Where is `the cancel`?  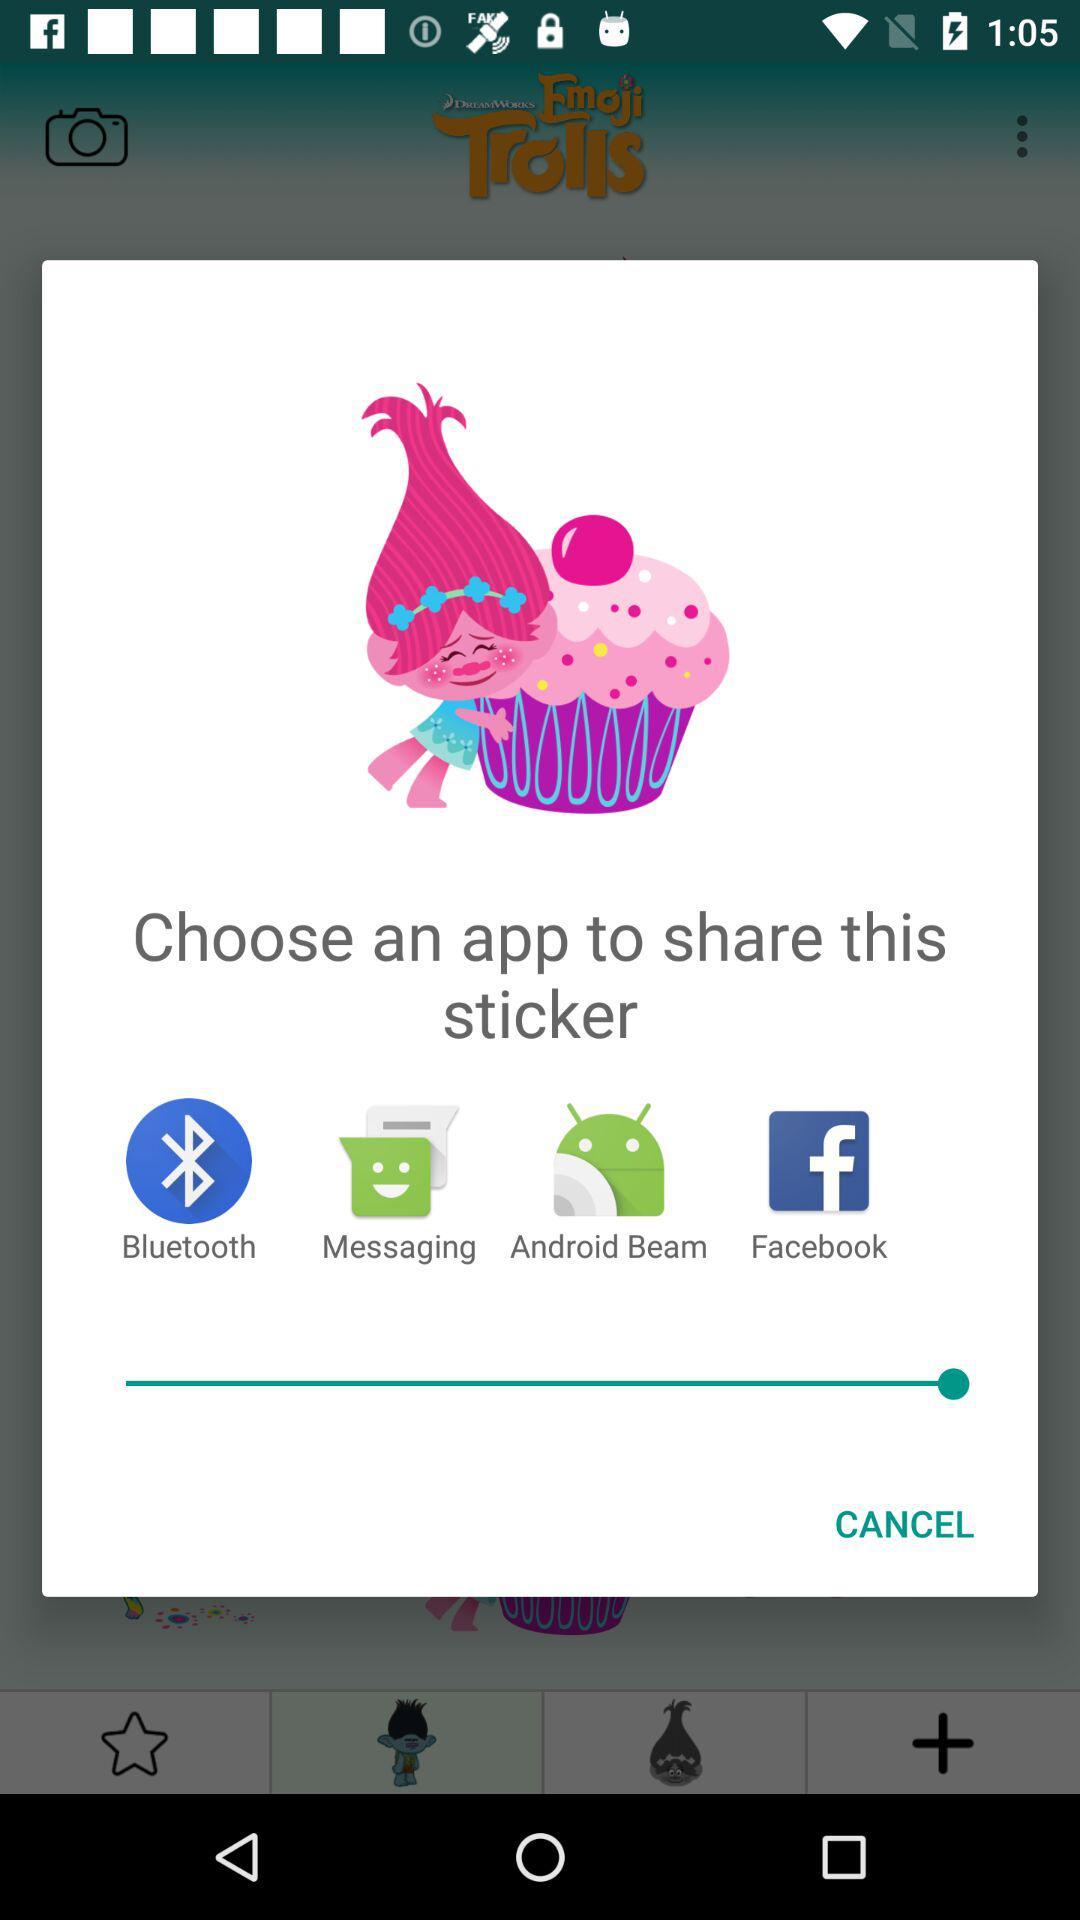
the cancel is located at coordinates (904, 1522).